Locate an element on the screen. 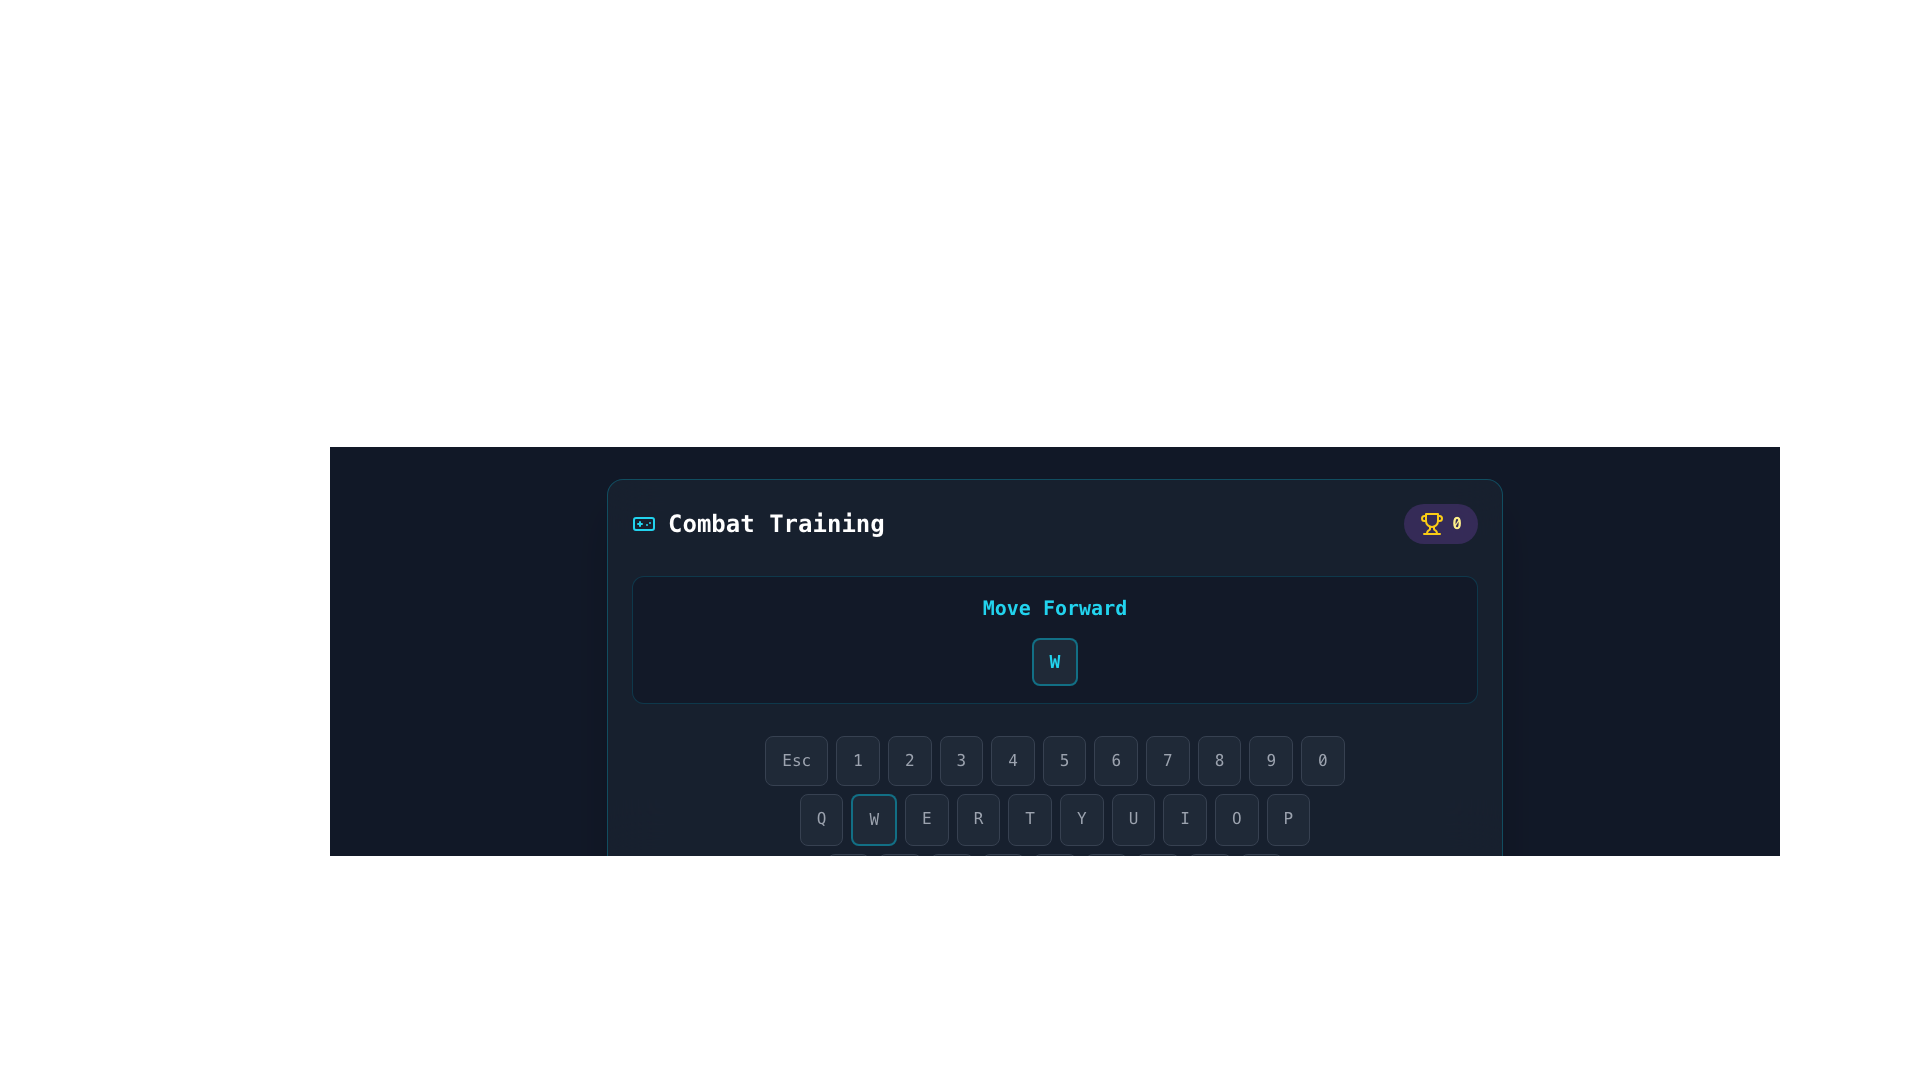 This screenshot has width=1920, height=1080. the numeral '1' button, which is the second button in a horizontal row of keys, positioned to the right of the 'Esc' key and to the left of the '2' key is located at coordinates (858, 760).